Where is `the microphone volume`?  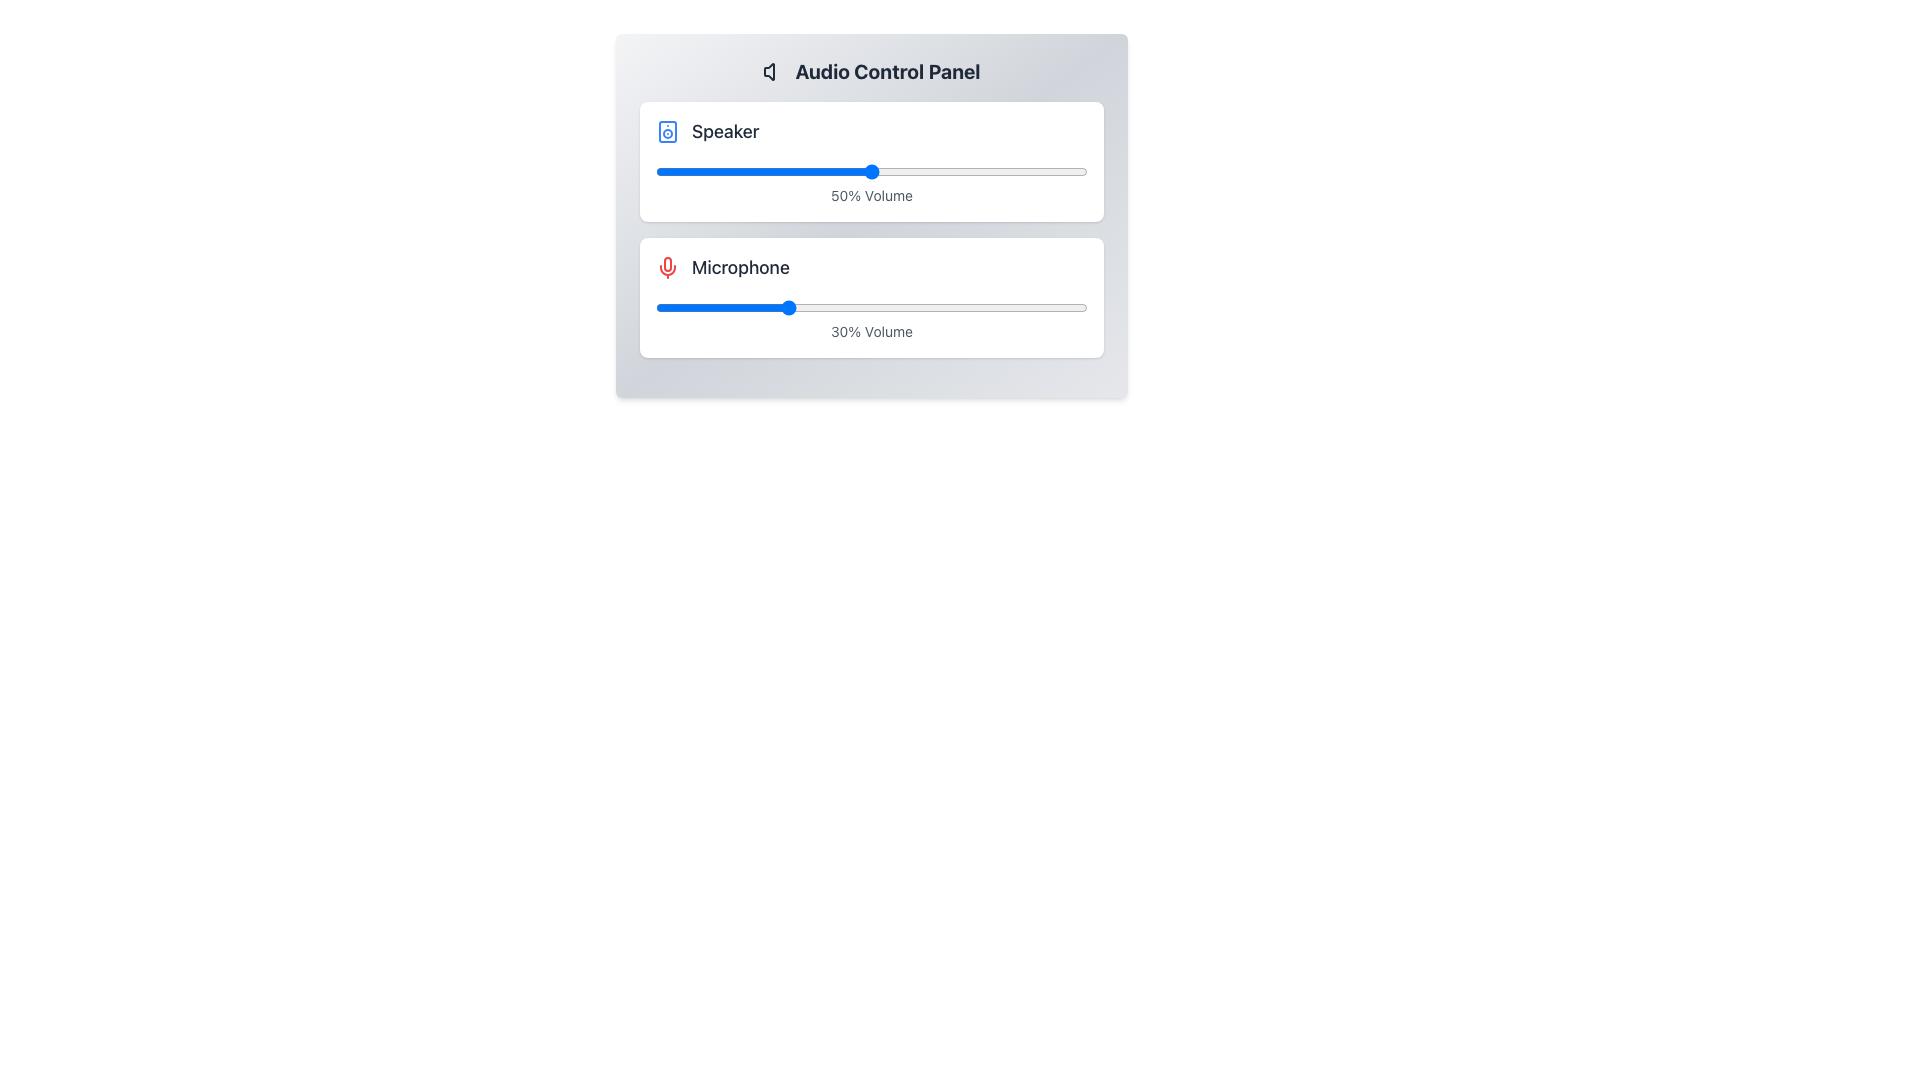 the microphone volume is located at coordinates (979, 308).